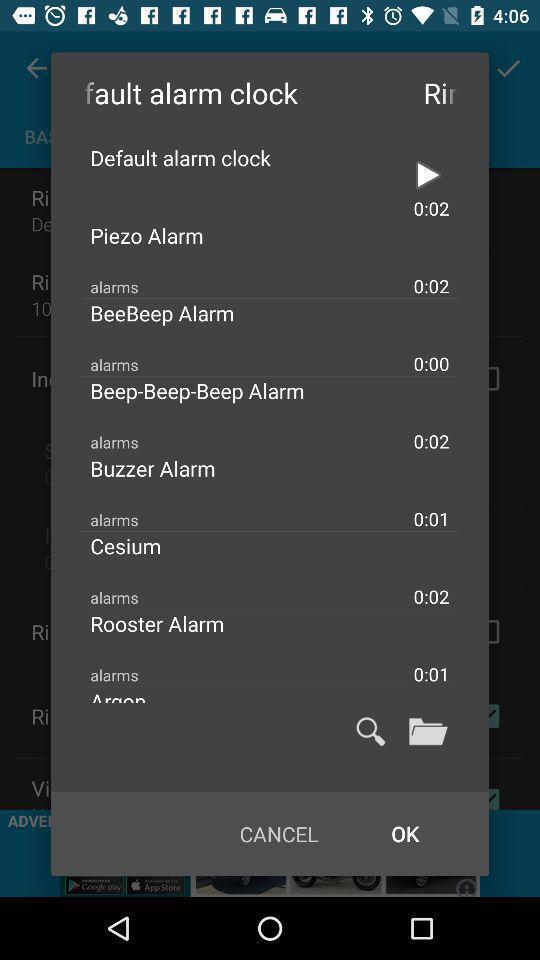  I want to click on alarm setting, so click(427, 174).